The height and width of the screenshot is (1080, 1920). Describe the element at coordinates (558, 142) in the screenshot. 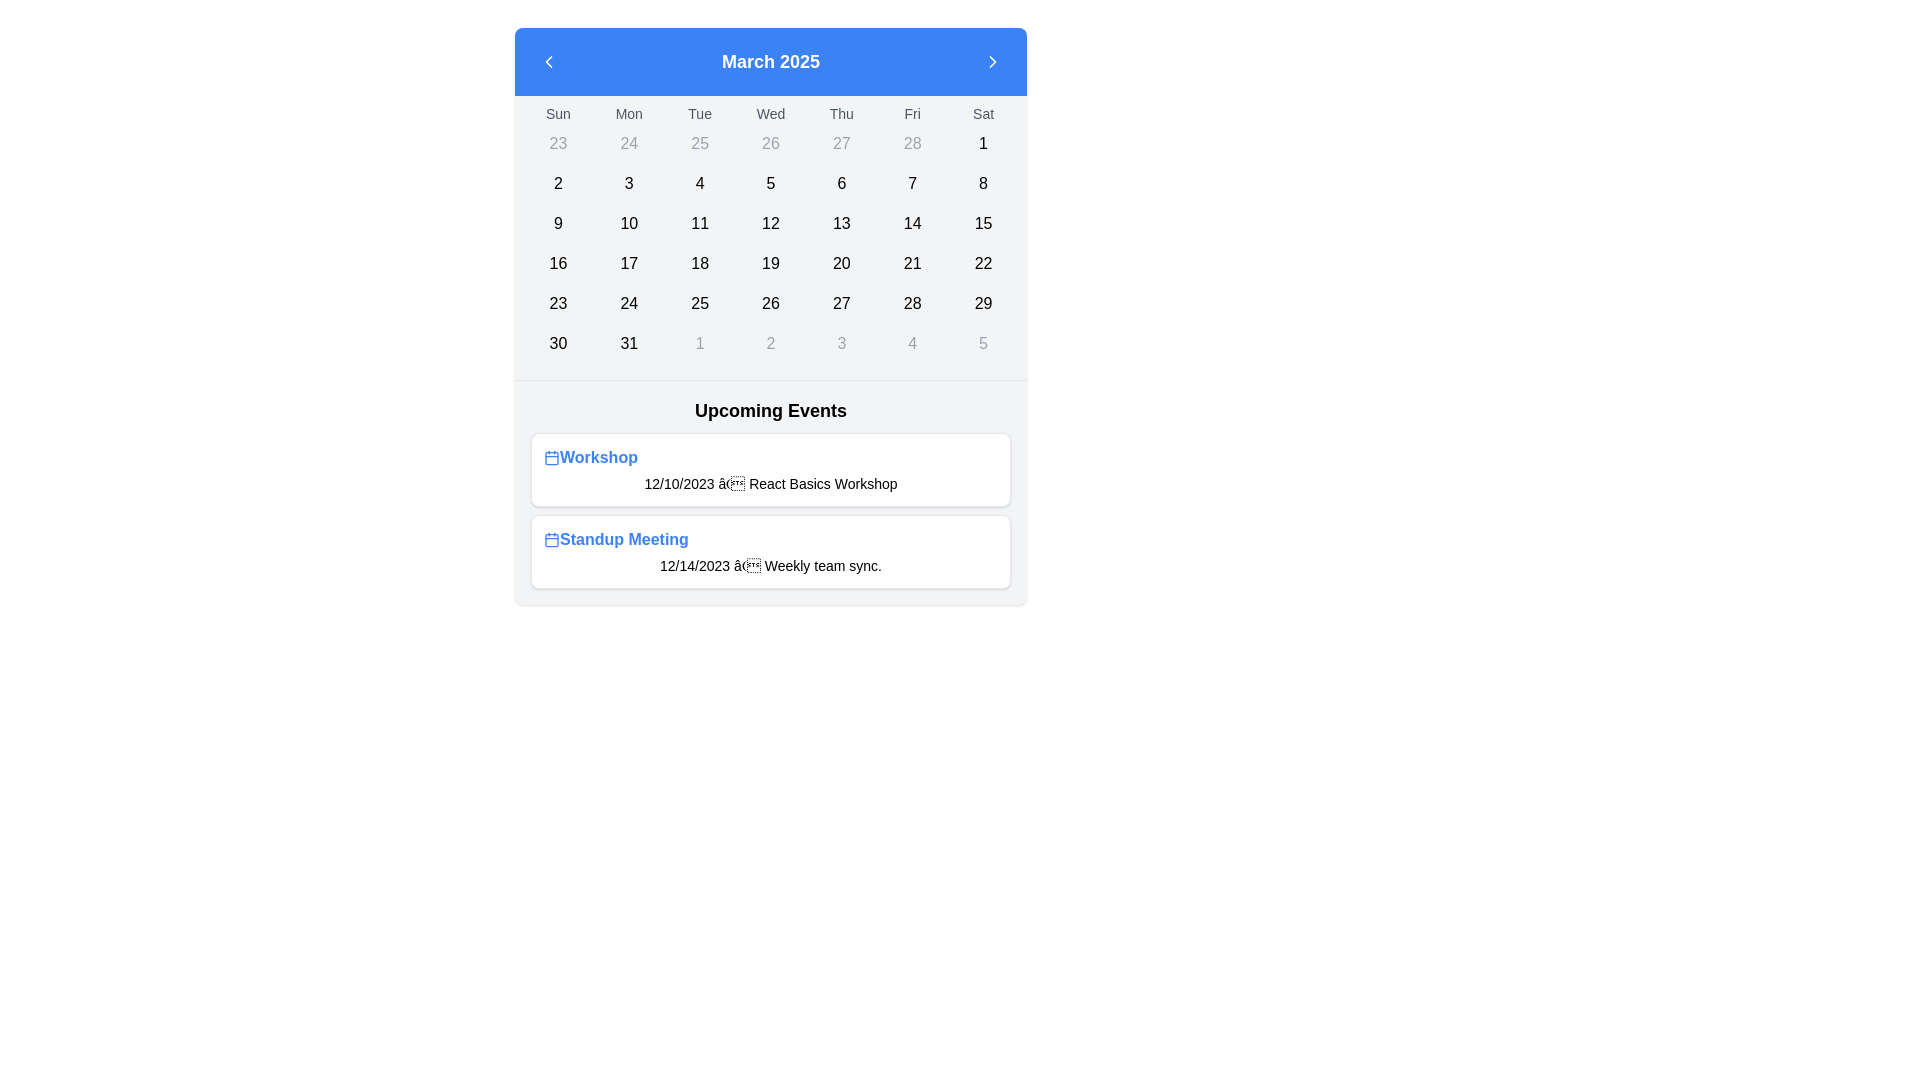

I see `the calendar day cell representing the 23rd of the month, located in the first column under 'Sun' in the second row of the monthly calendar view` at that location.